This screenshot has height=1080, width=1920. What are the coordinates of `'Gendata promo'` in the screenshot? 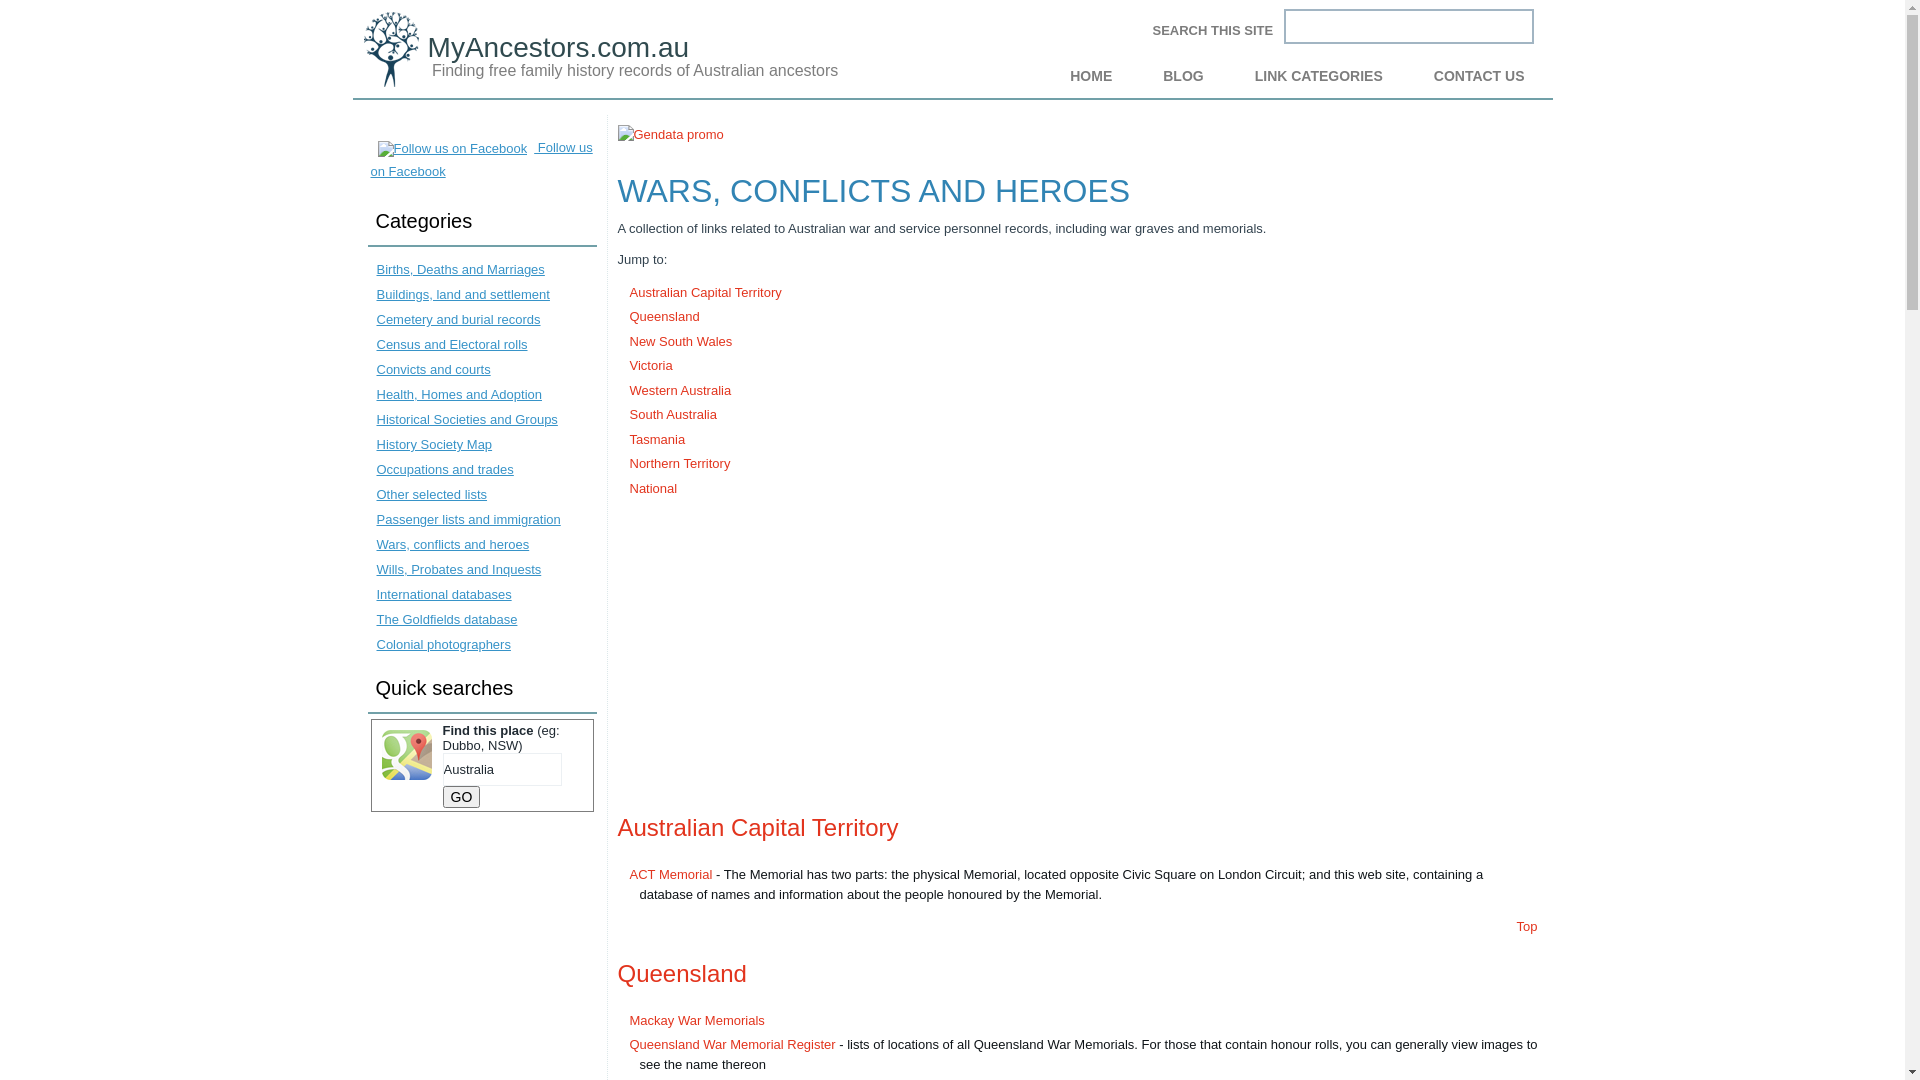 It's located at (617, 134).